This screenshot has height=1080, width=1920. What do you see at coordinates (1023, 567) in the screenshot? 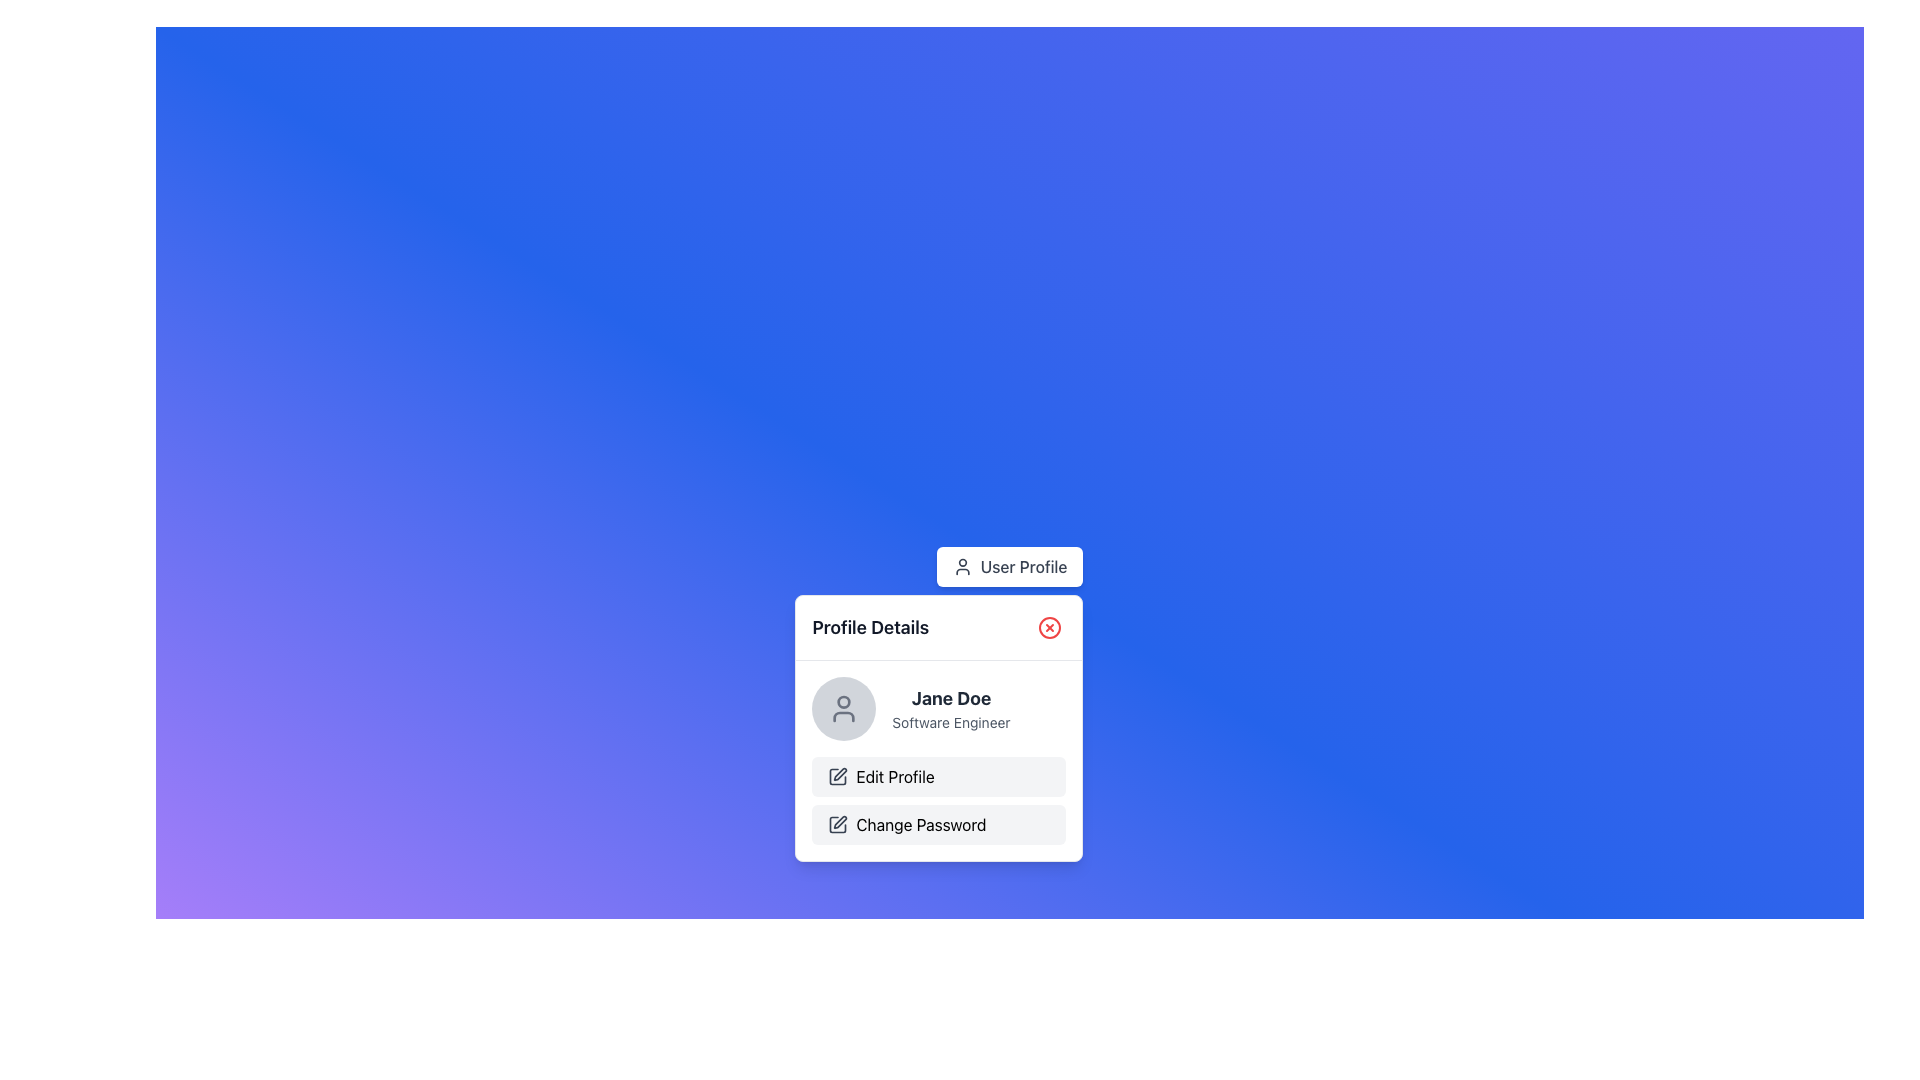
I see `text label that serves as a link or button label for the user profile, located to the right of the user icon at the top-center of the interface` at bounding box center [1023, 567].